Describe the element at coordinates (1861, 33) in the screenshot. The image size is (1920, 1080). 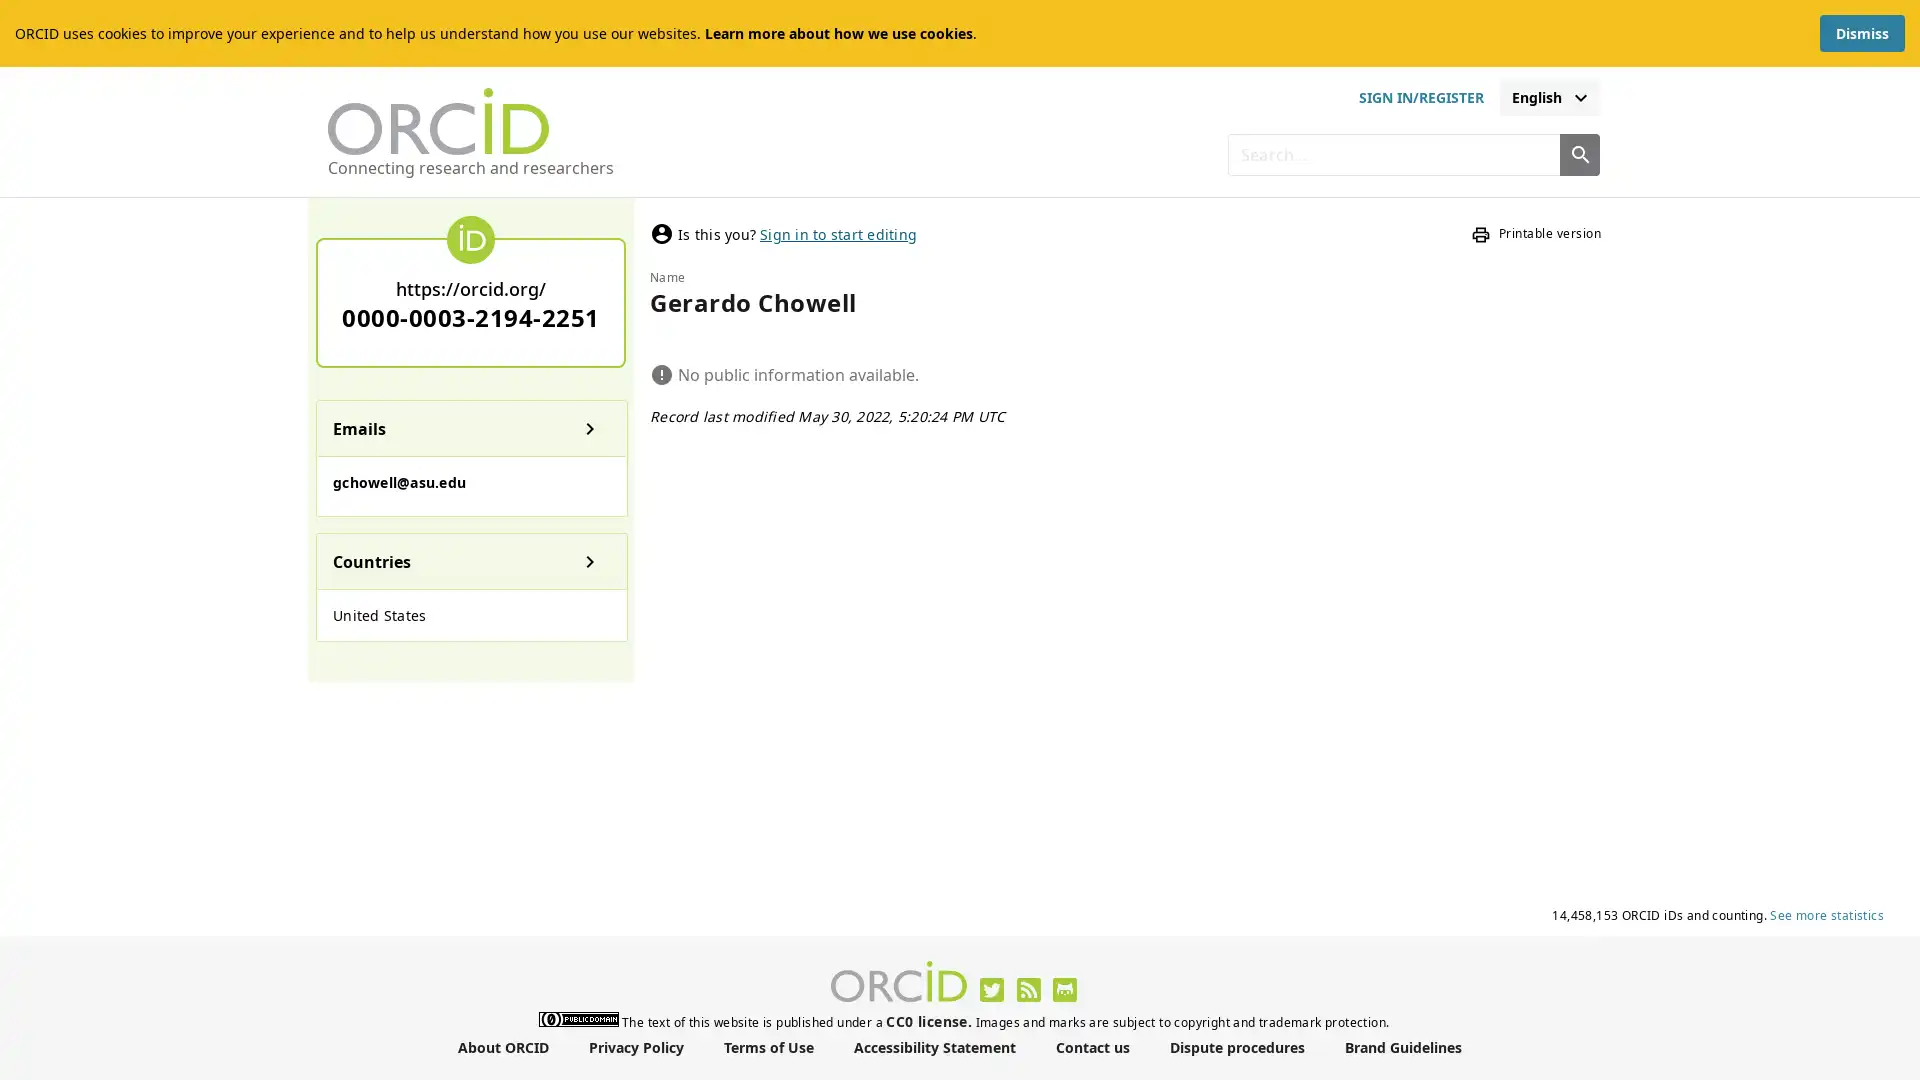
I see `Dismiss` at that location.